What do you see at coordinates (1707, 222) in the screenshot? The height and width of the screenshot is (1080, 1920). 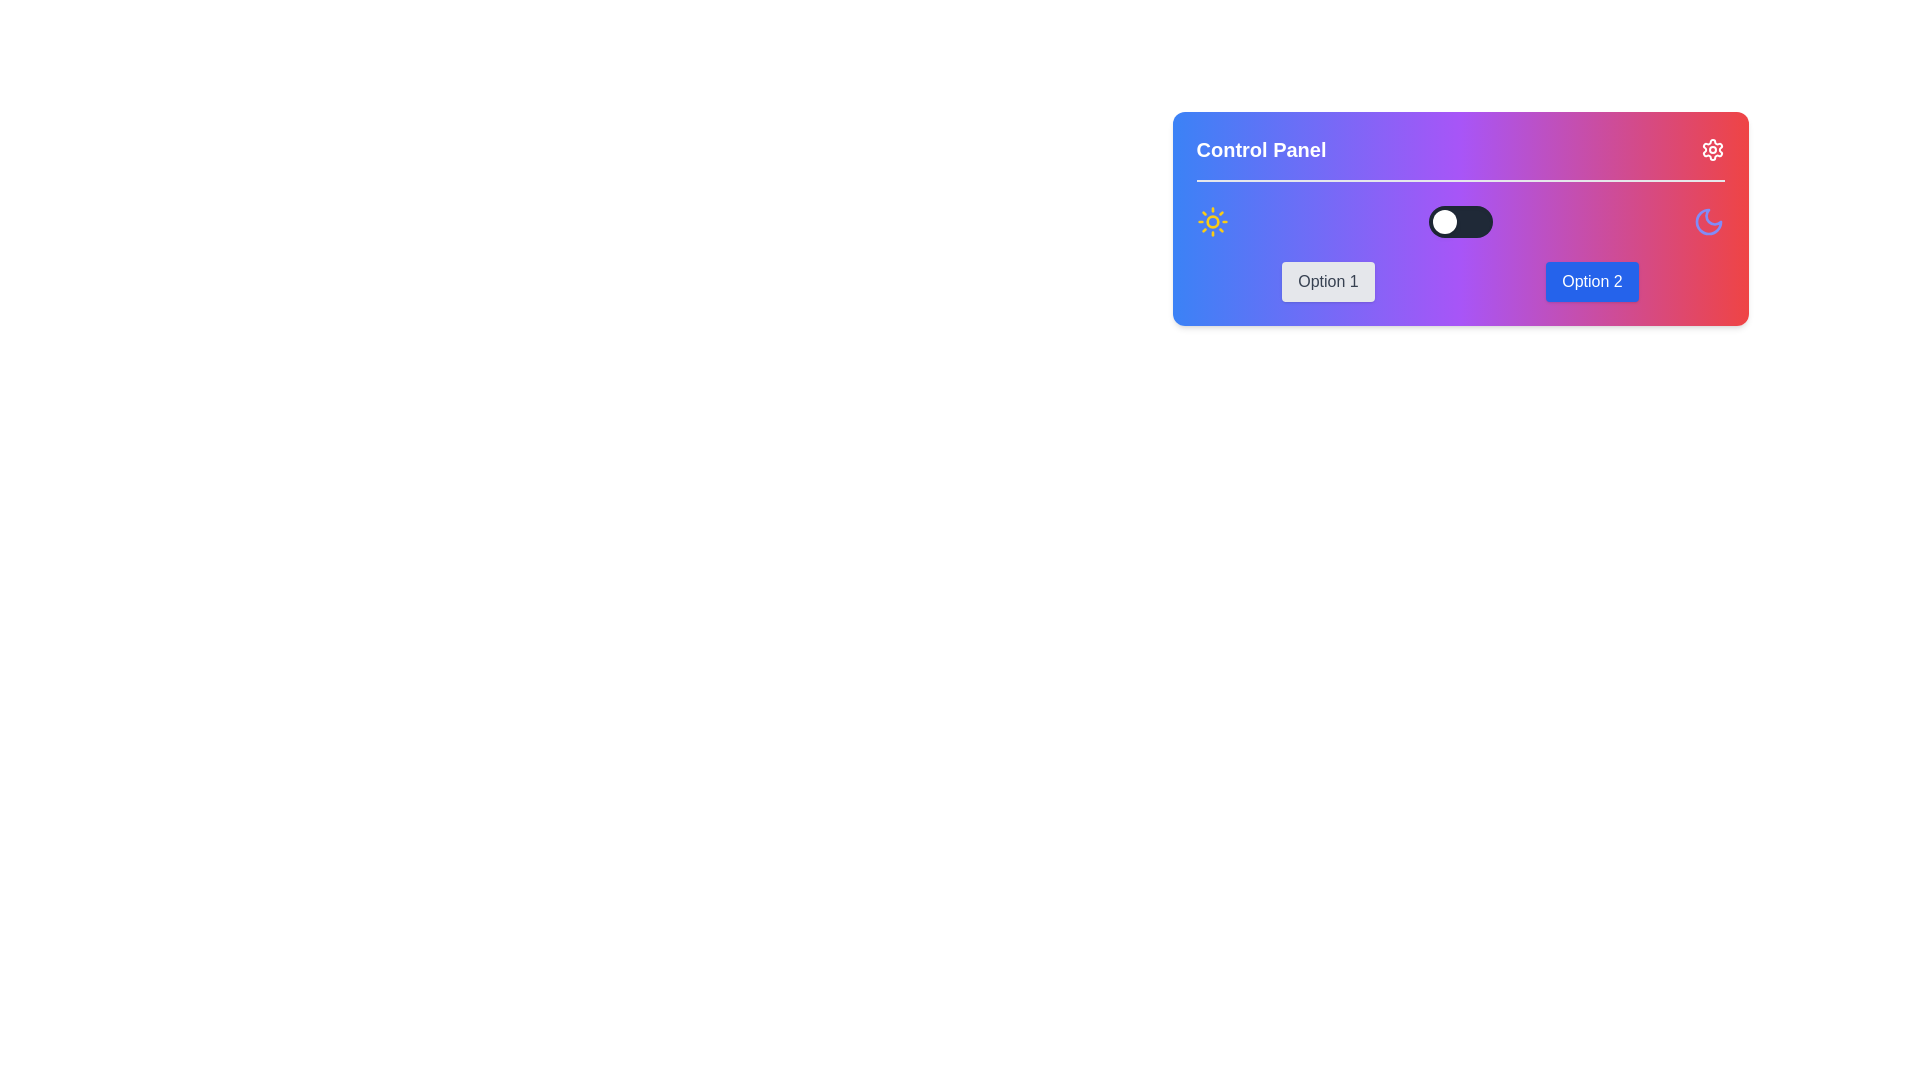 I see `the moon icon located in the top-right corner of the panel interface` at bounding box center [1707, 222].